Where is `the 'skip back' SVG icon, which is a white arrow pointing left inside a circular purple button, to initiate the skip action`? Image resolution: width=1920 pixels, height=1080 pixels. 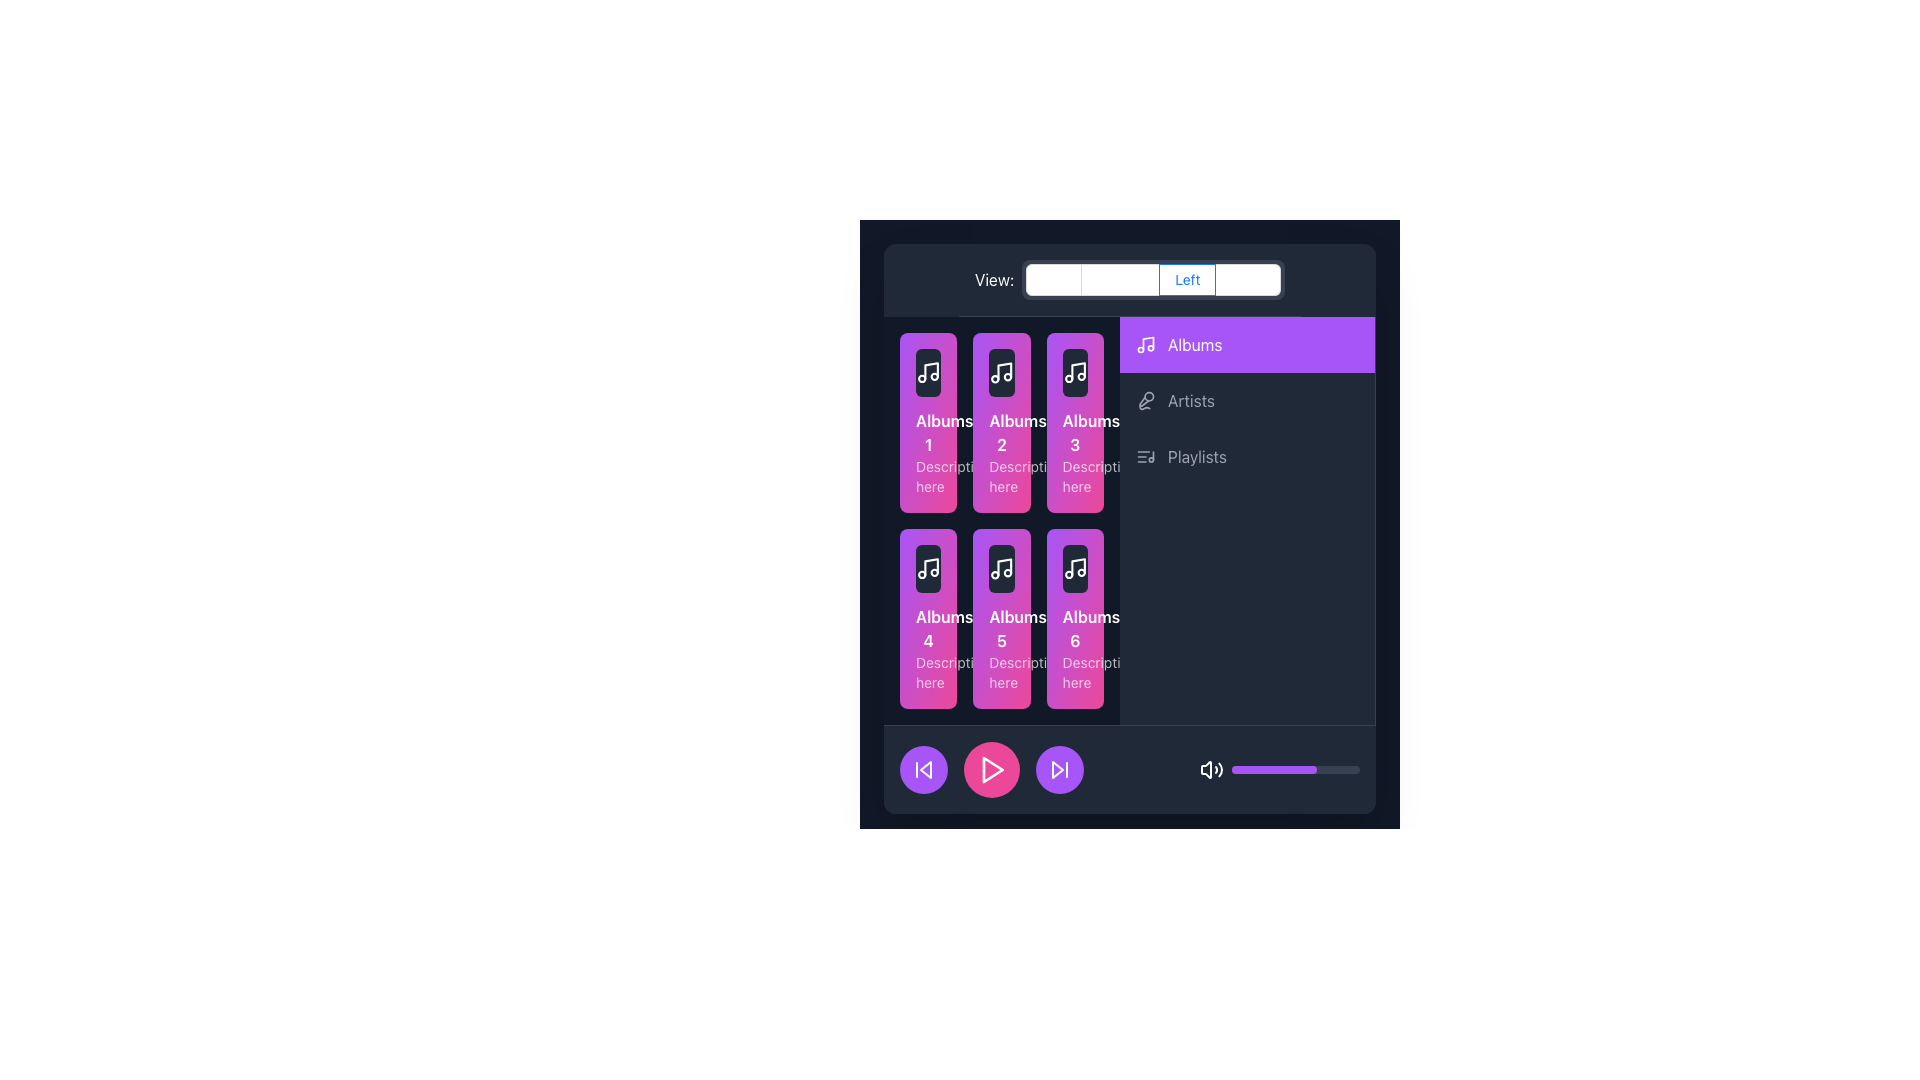 the 'skip back' SVG icon, which is a white arrow pointing left inside a circular purple button, to initiate the skip action is located at coordinates (923, 769).